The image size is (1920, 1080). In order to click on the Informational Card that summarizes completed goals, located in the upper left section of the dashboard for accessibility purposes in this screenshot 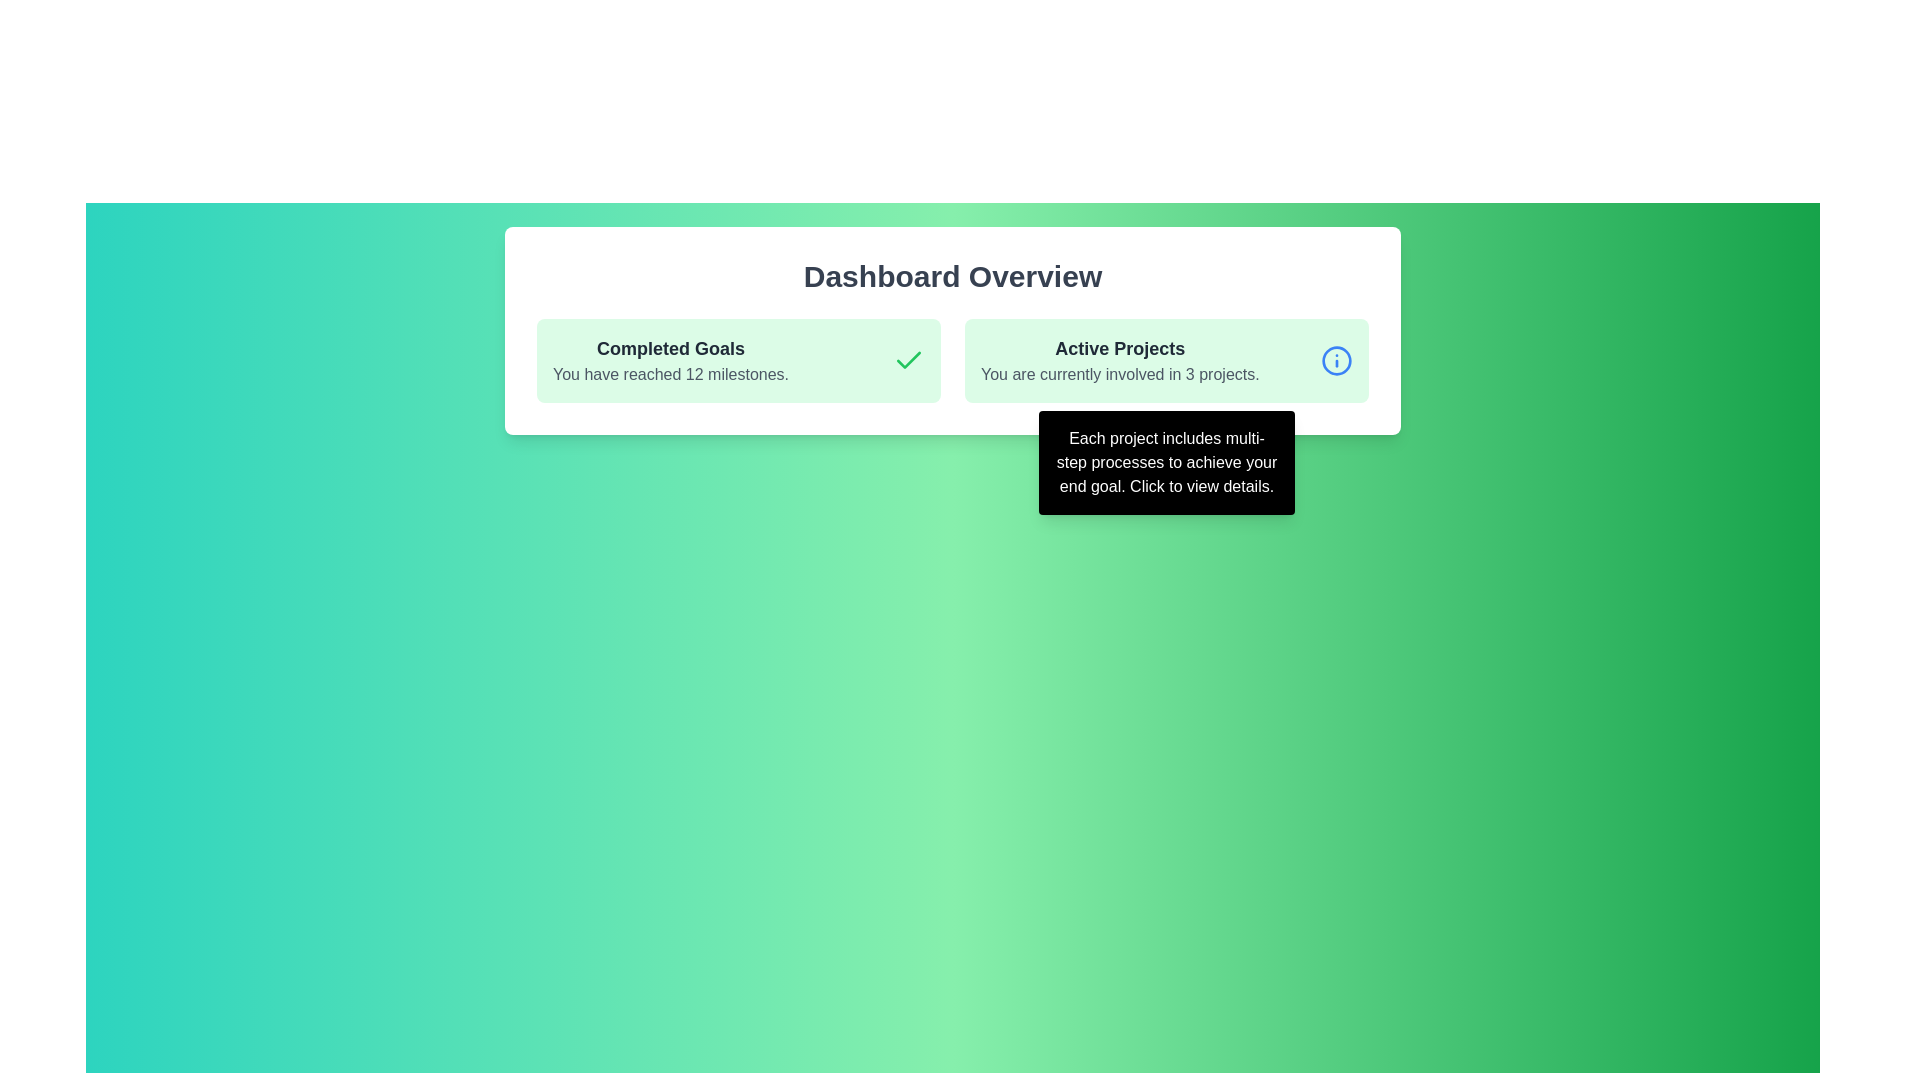, I will do `click(738, 361)`.